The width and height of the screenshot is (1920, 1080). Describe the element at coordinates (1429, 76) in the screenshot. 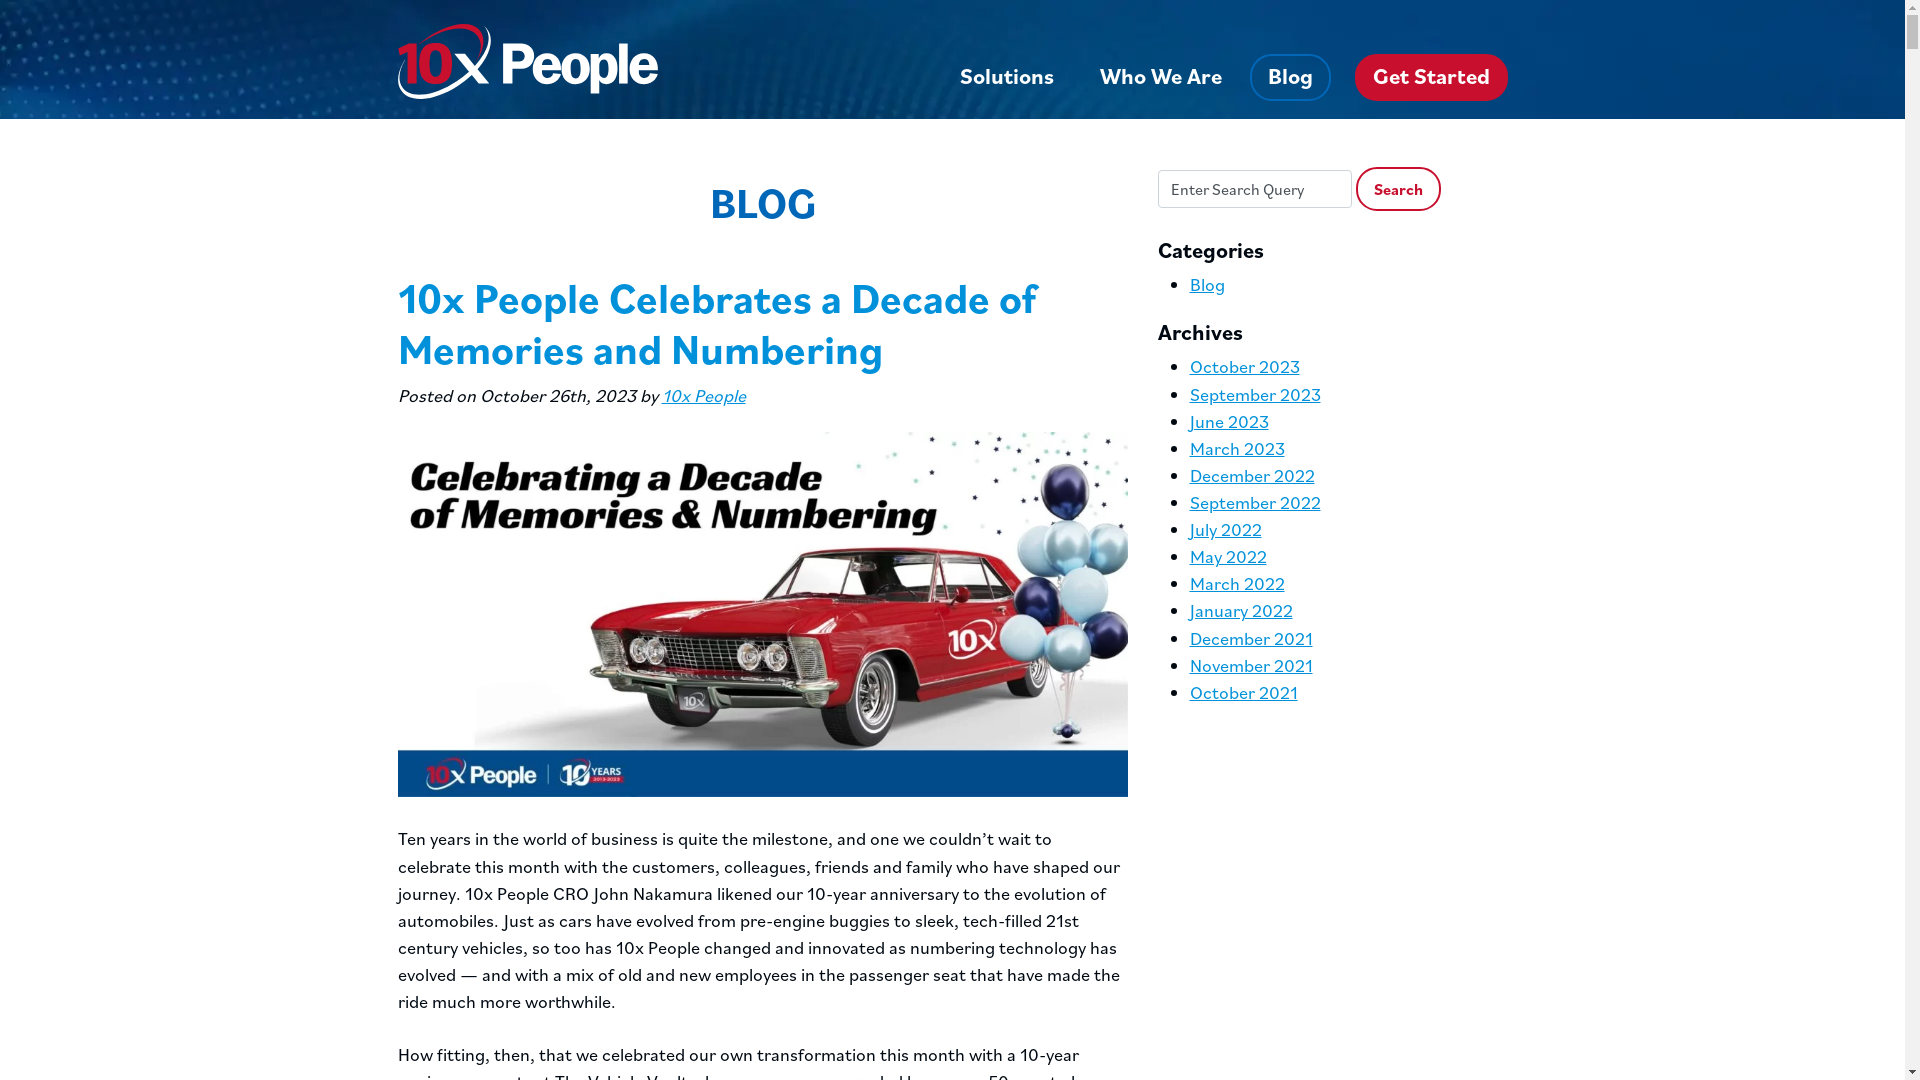

I see `'Get Started'` at that location.